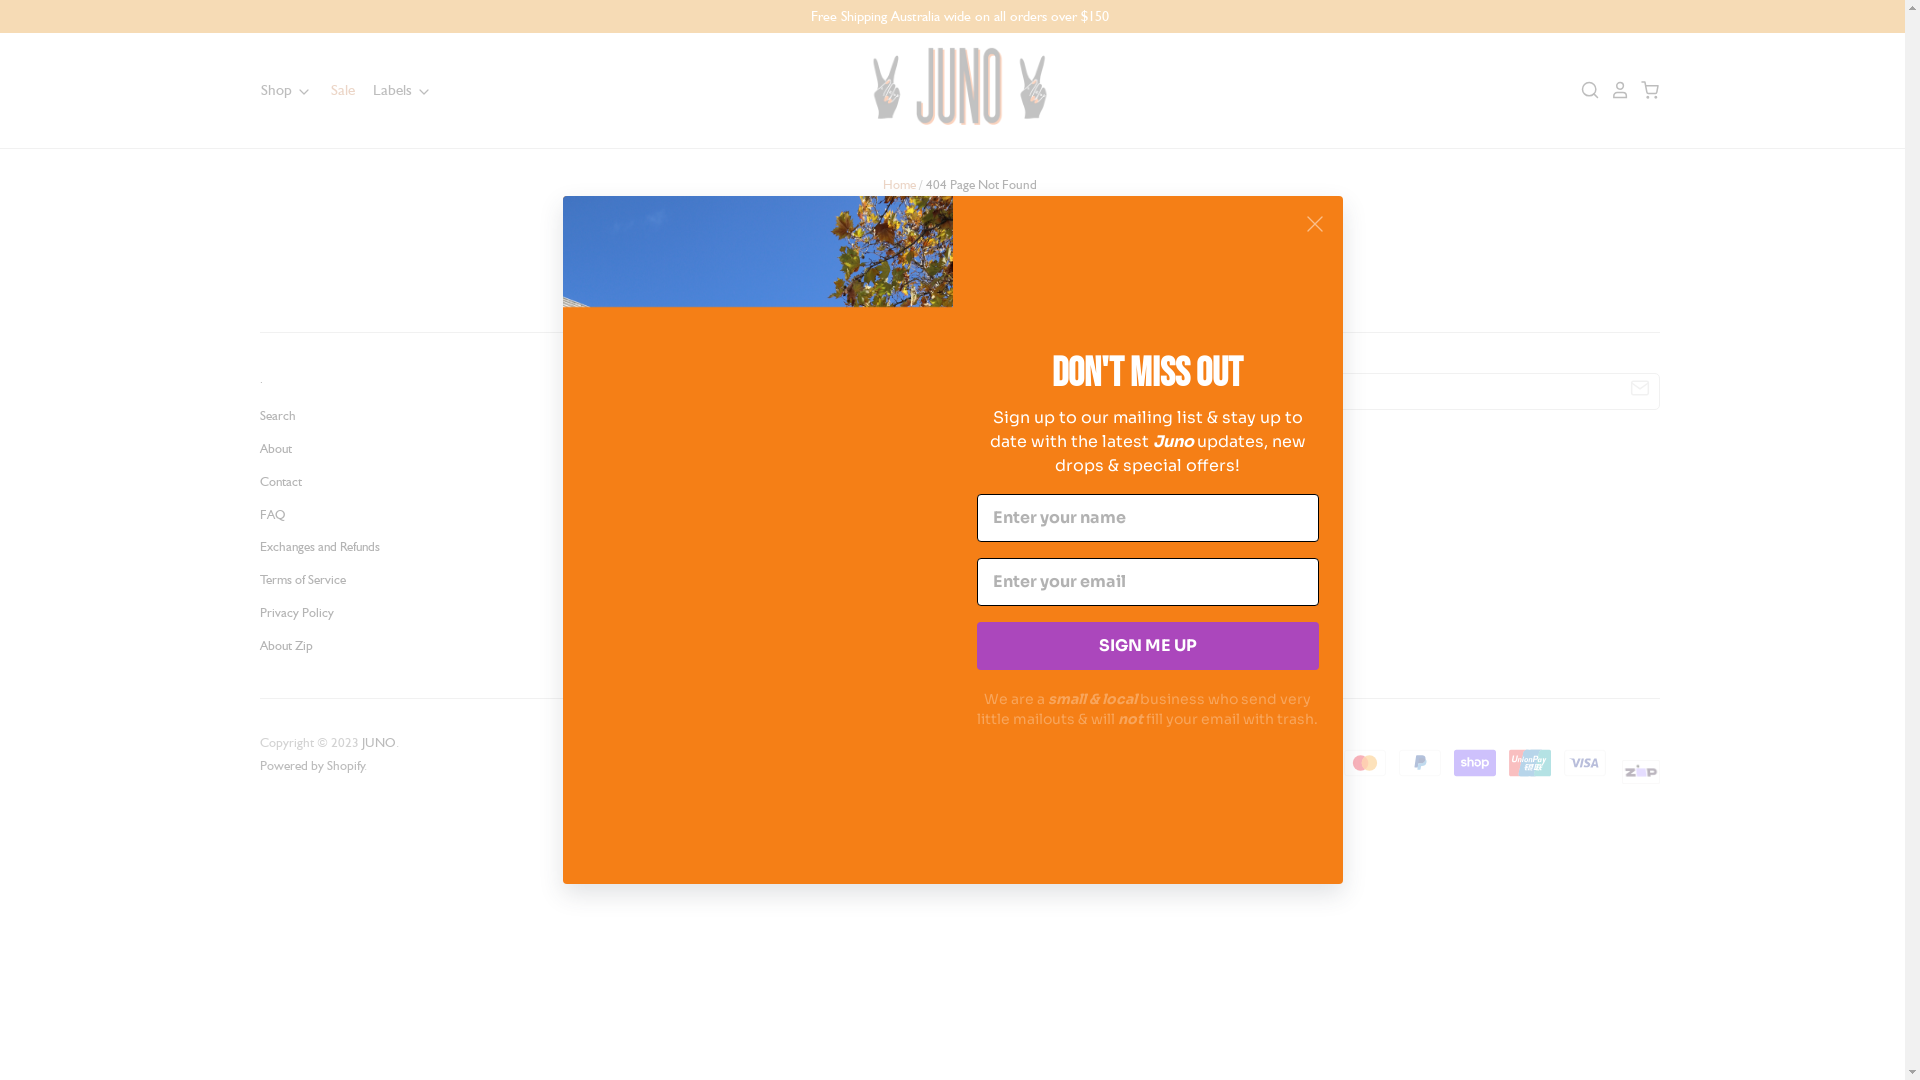  What do you see at coordinates (280, 481) in the screenshot?
I see `'Contact'` at bounding box center [280, 481].